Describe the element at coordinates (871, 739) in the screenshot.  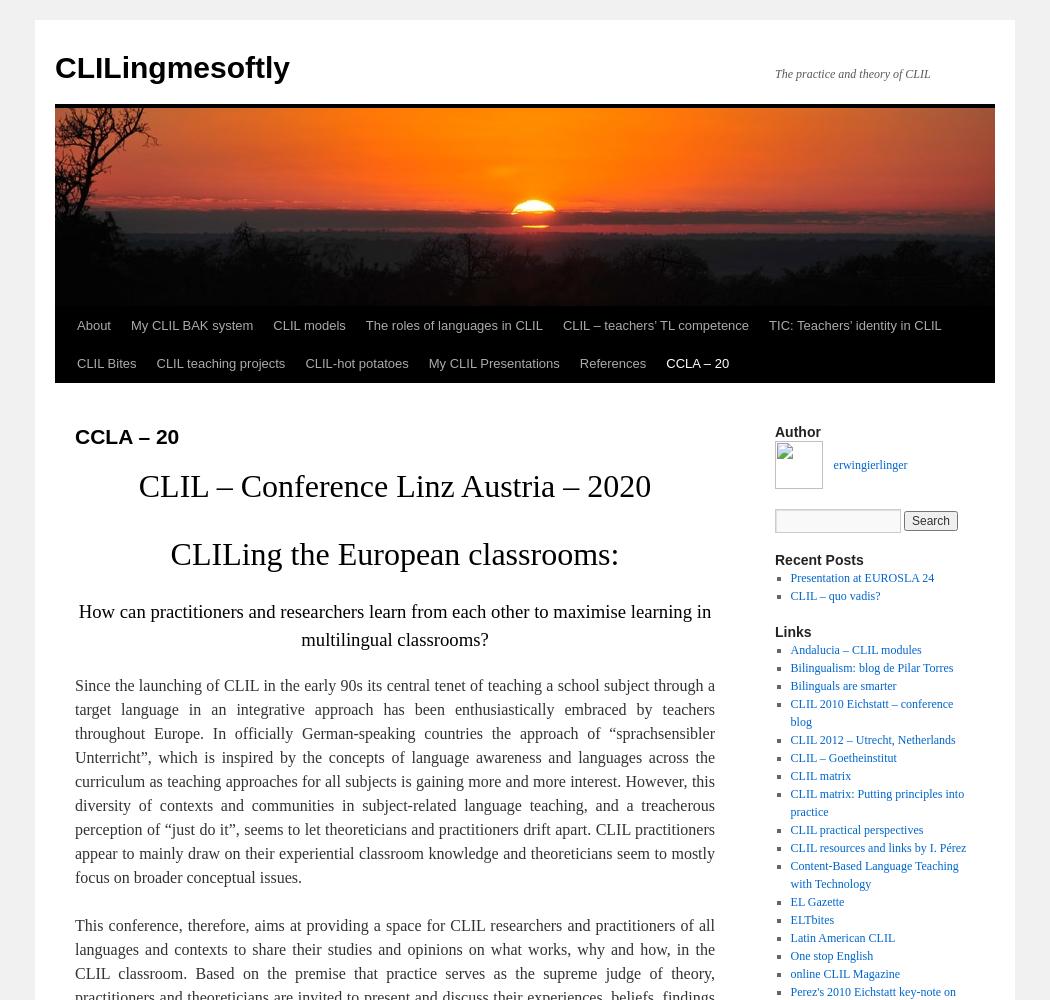
I see `'CLIL 2012 – Utrecht, Netherlands'` at that location.